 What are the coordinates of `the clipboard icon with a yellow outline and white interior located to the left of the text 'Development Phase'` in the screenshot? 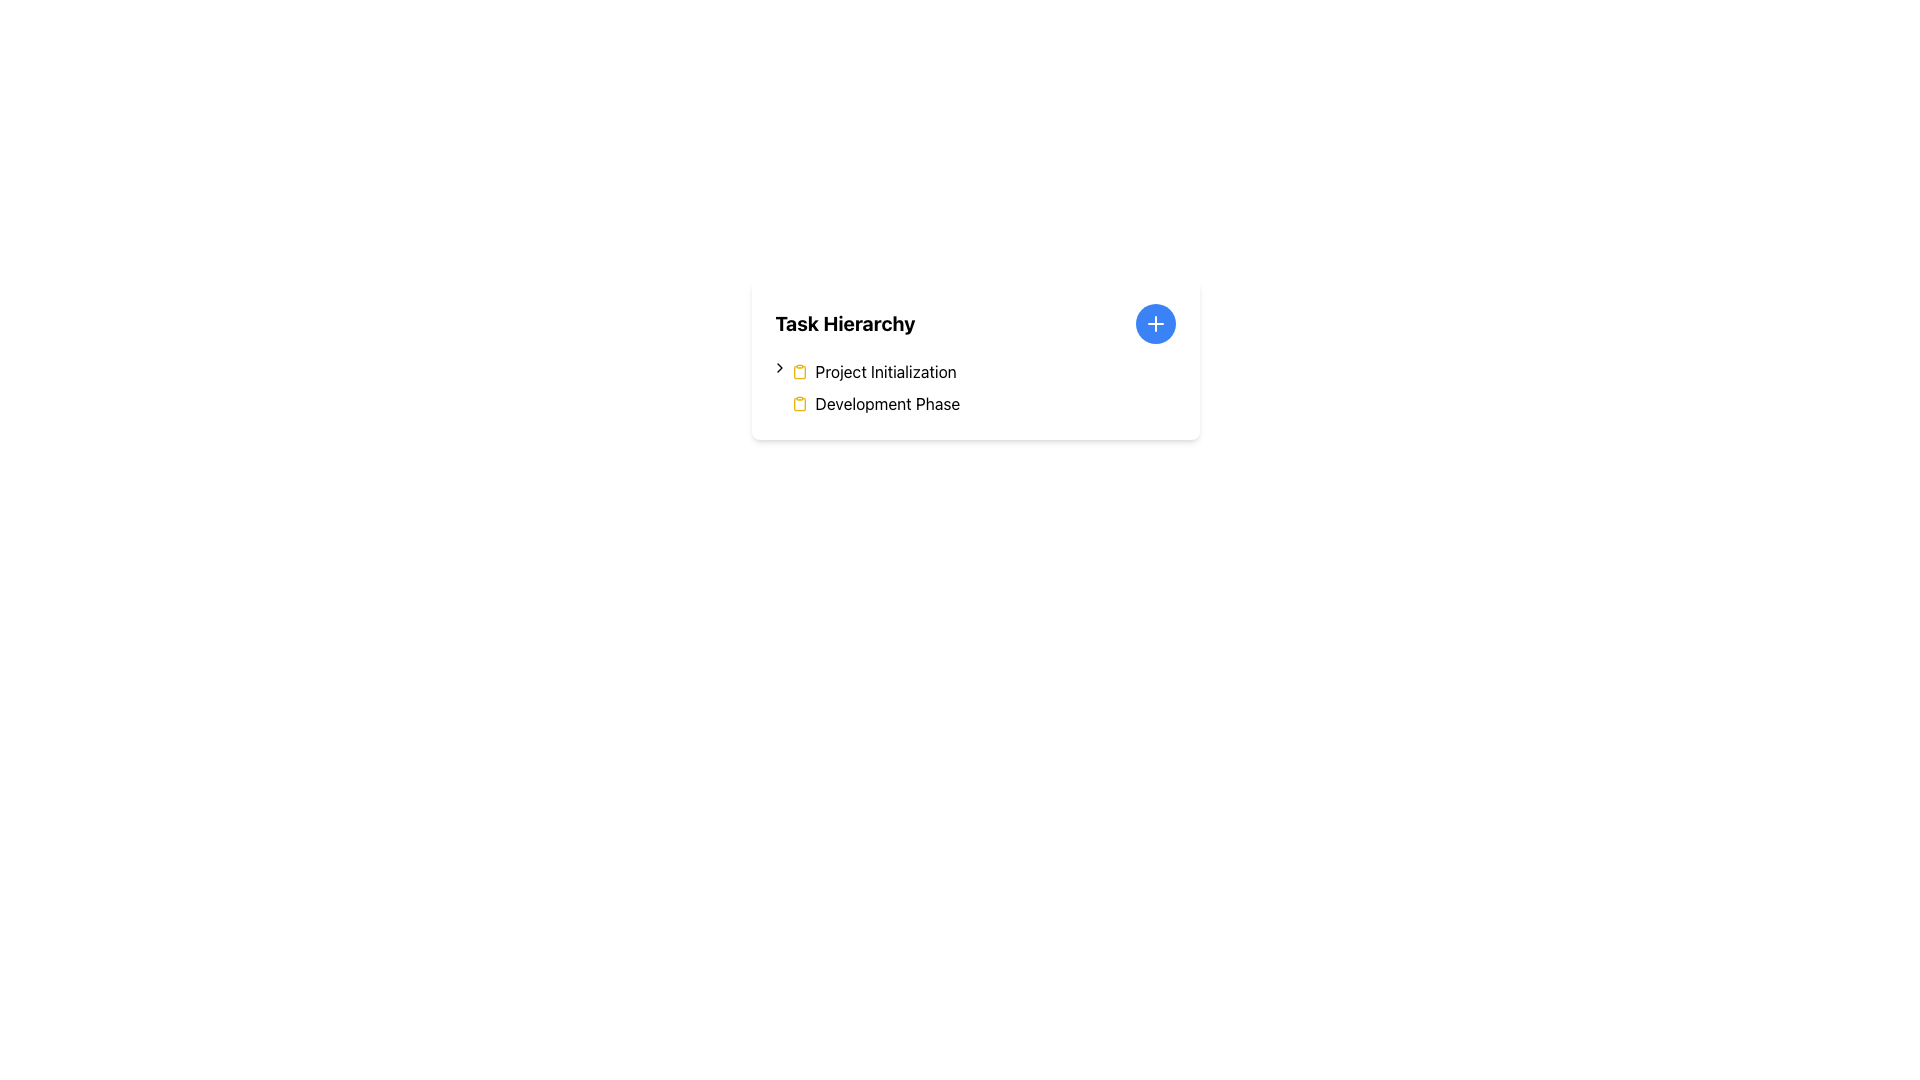 It's located at (798, 404).